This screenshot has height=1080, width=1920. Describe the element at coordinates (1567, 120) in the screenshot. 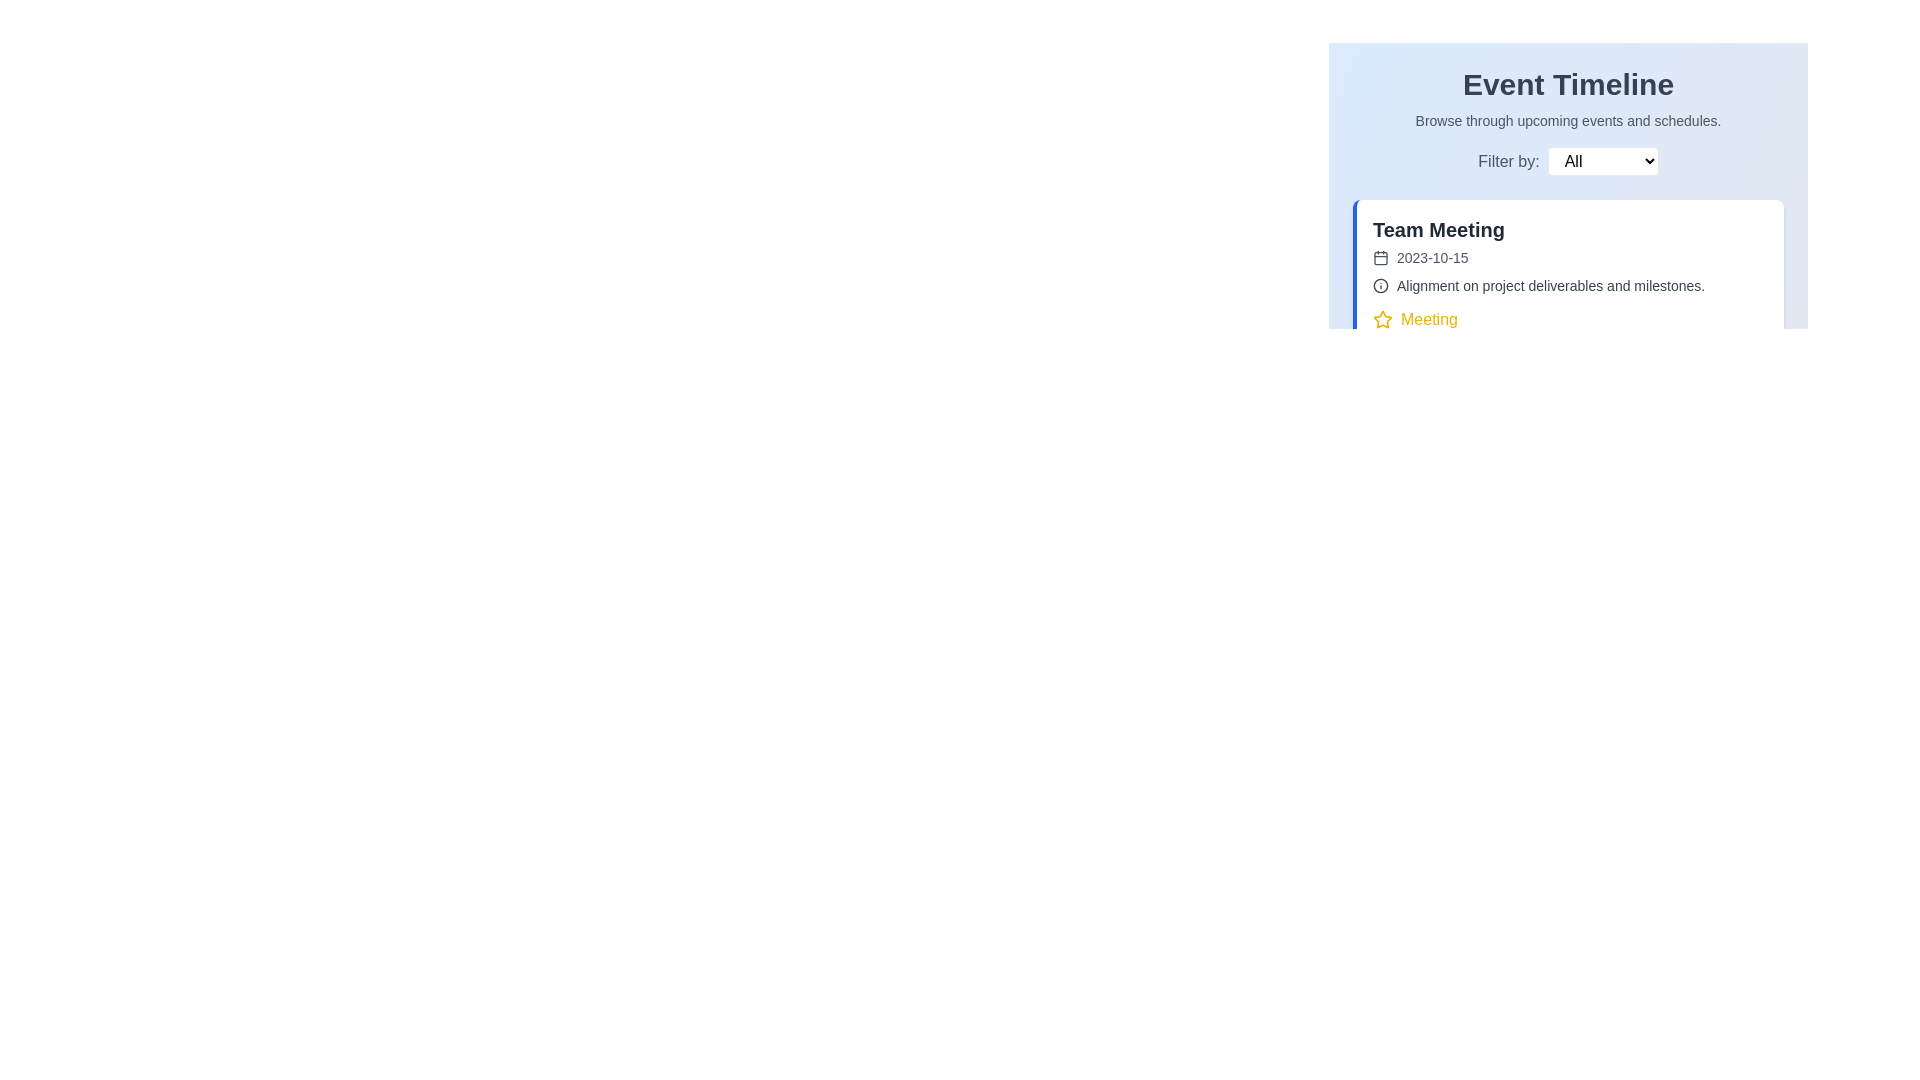

I see `the static informational text that describes 'upcoming events and schedules', located below the heading 'Event Timeline'` at that location.